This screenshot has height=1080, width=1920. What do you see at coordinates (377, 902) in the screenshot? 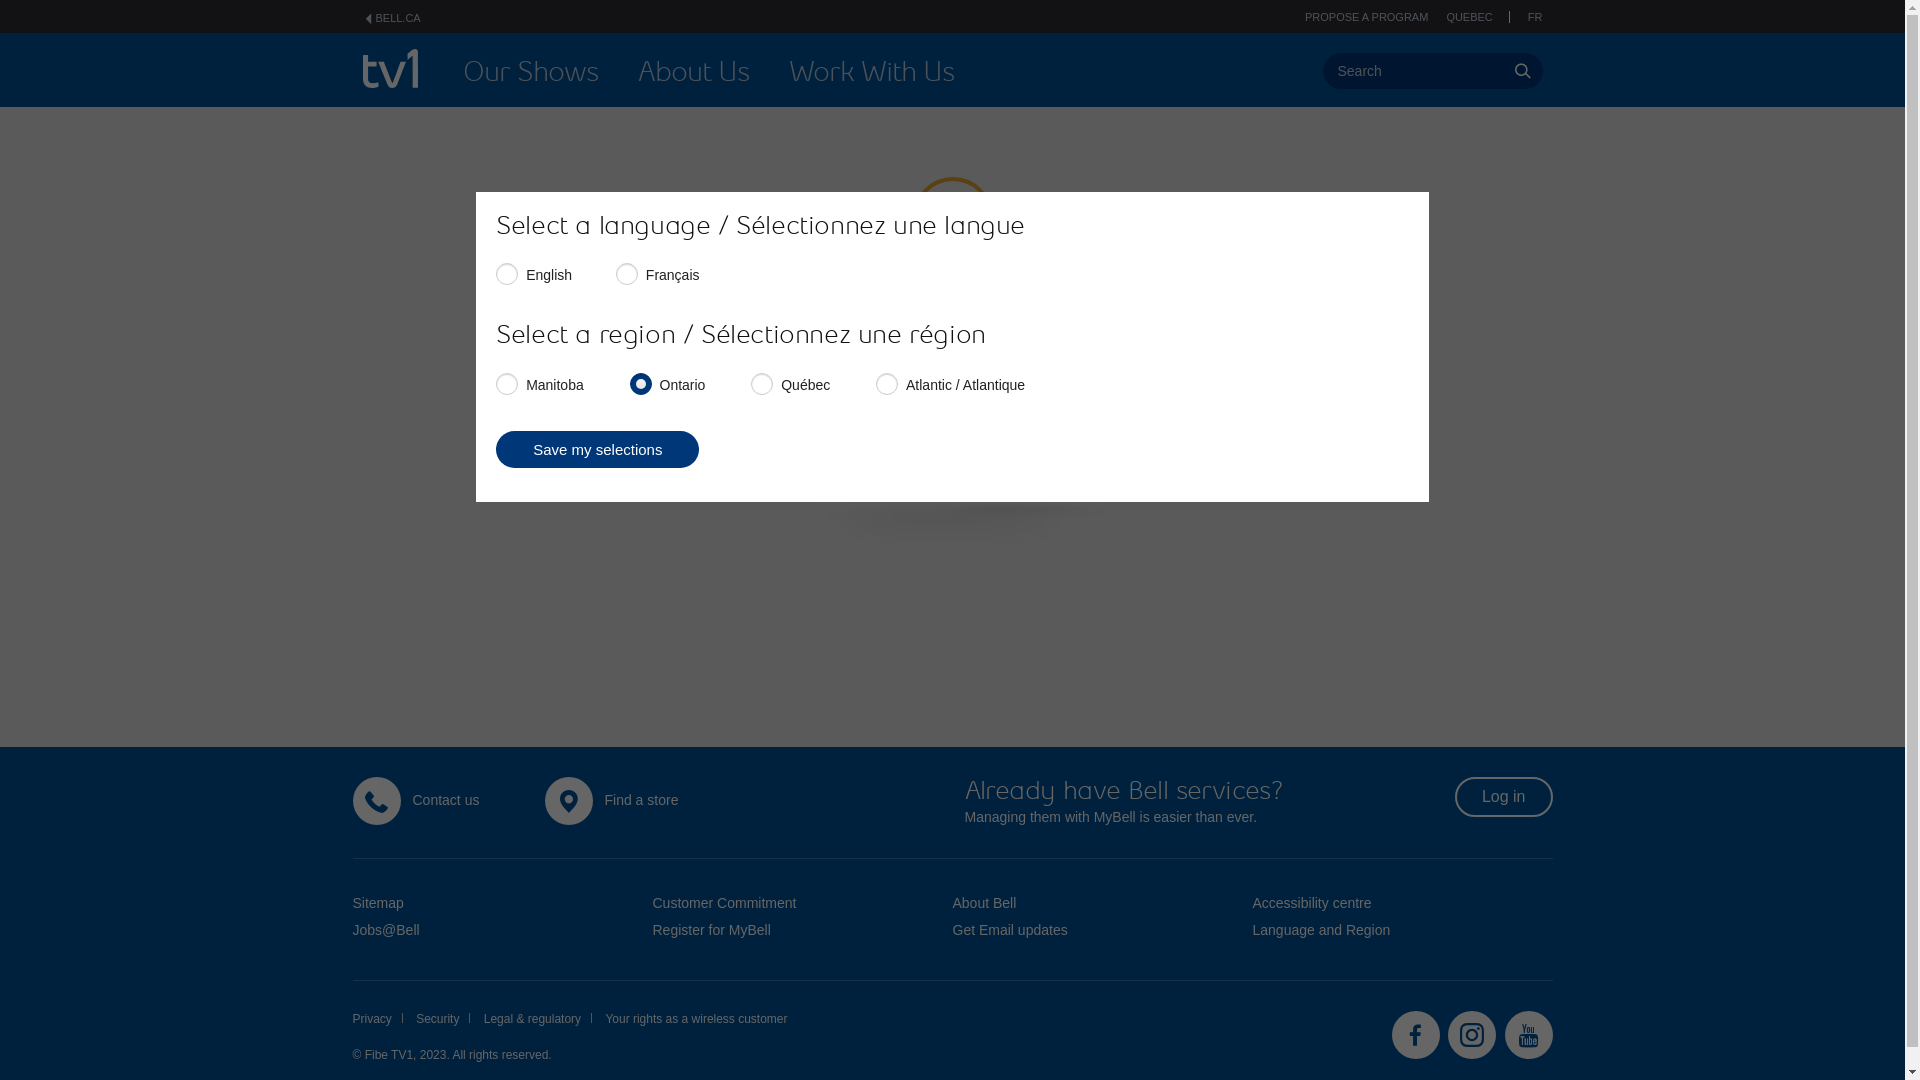
I see `'Sitemap'` at bounding box center [377, 902].